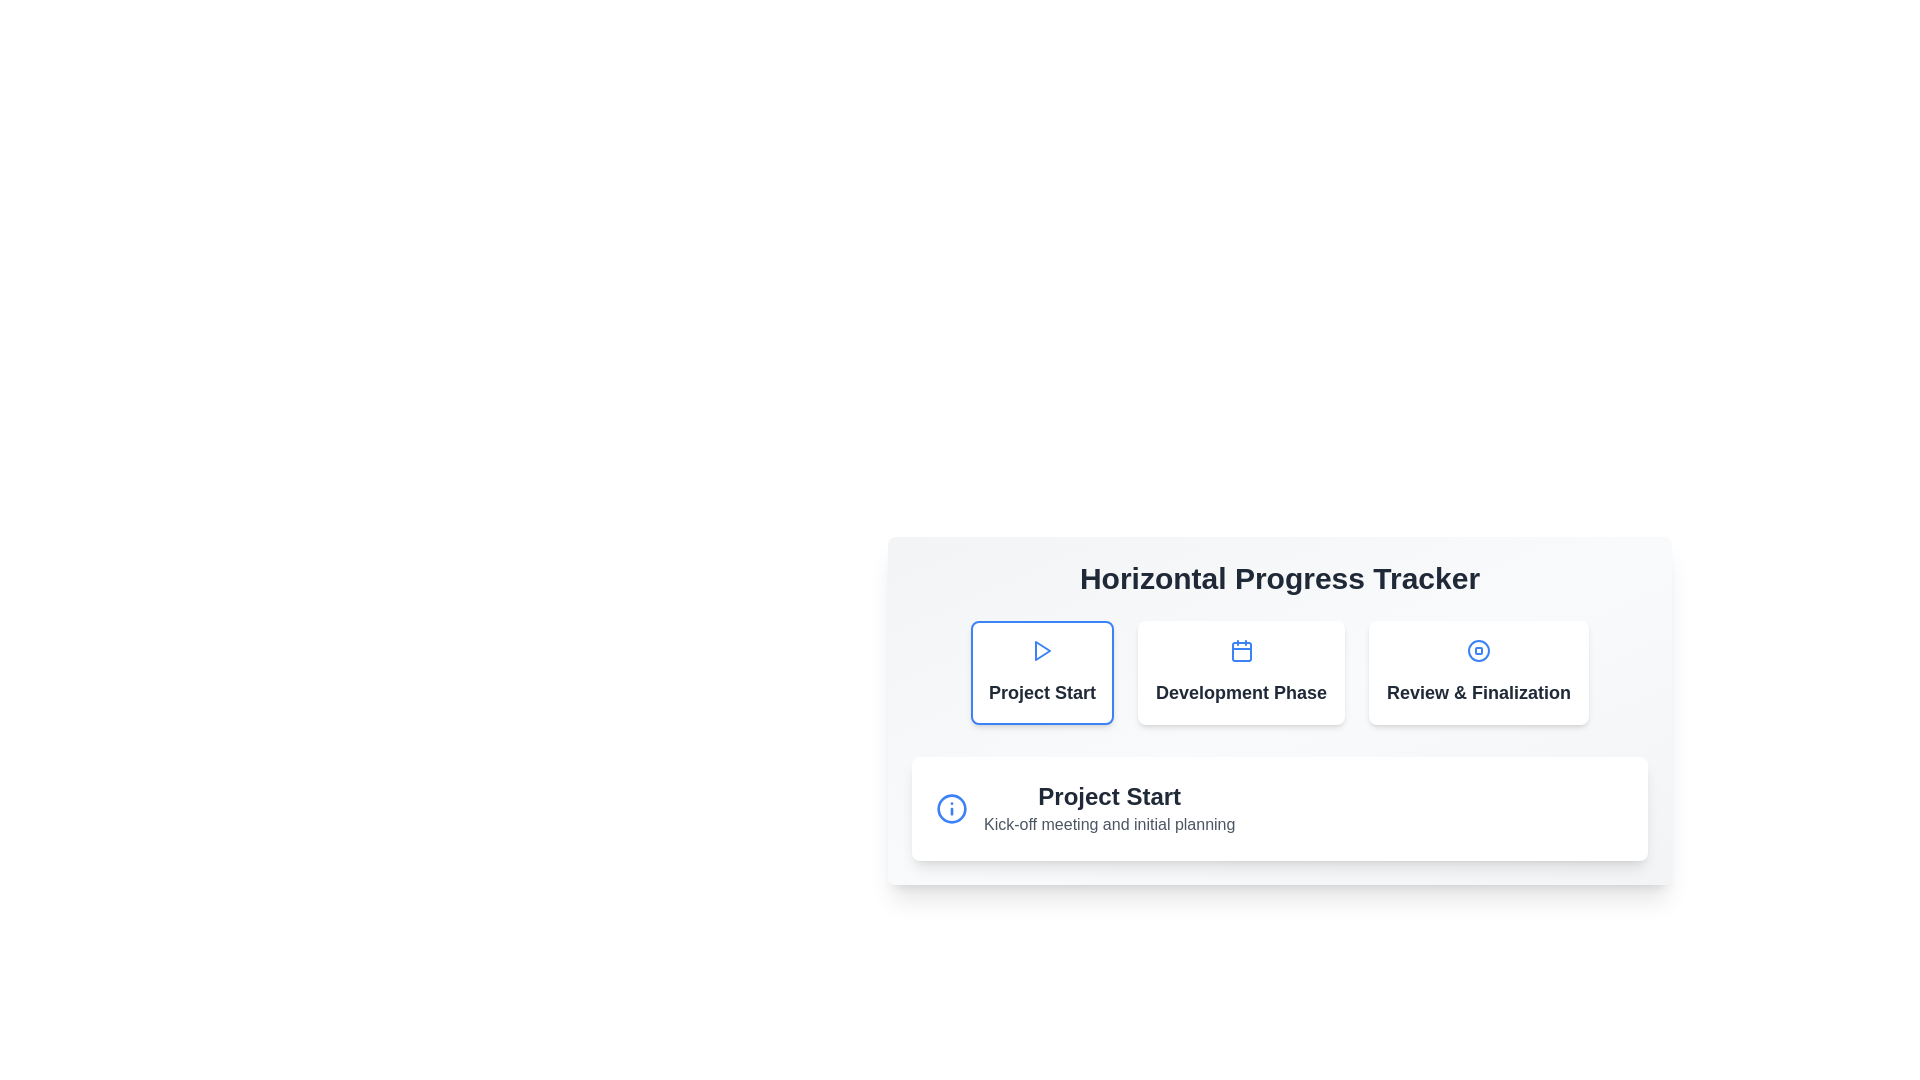 The height and width of the screenshot is (1080, 1920). Describe the element at coordinates (1240, 651) in the screenshot. I see `the blue calendar icon, which is the second icon from the left in the 'Development Phase' card, to interact with its associated functionality` at that location.